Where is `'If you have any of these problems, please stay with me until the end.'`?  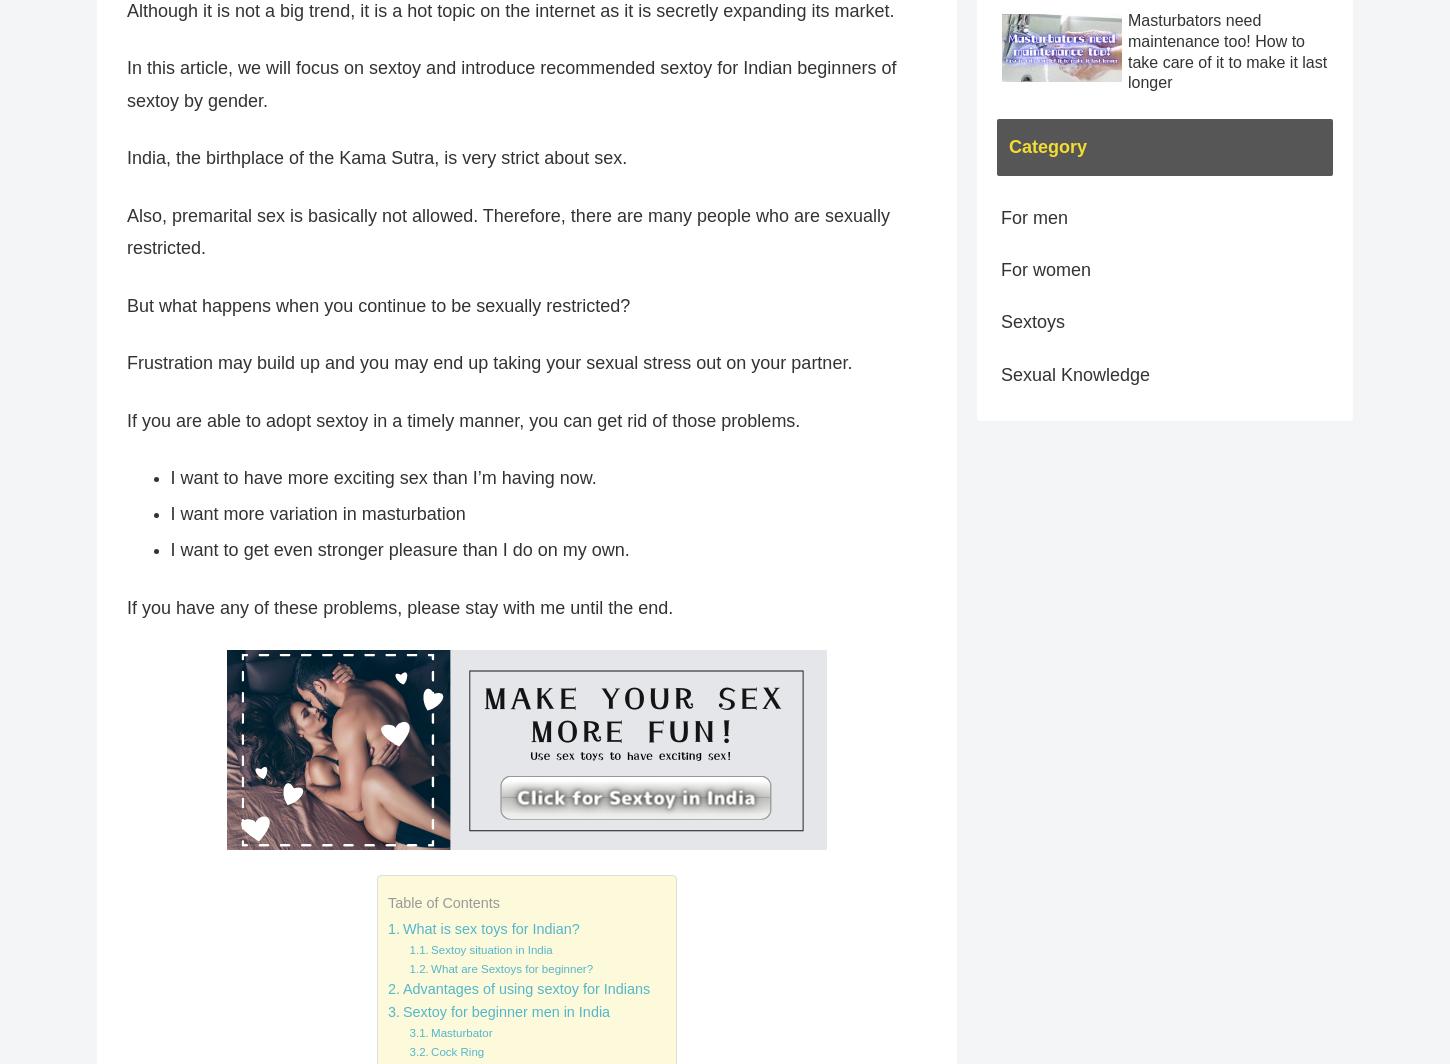 'If you have any of these problems, please stay with me until the end.' is located at coordinates (126, 607).